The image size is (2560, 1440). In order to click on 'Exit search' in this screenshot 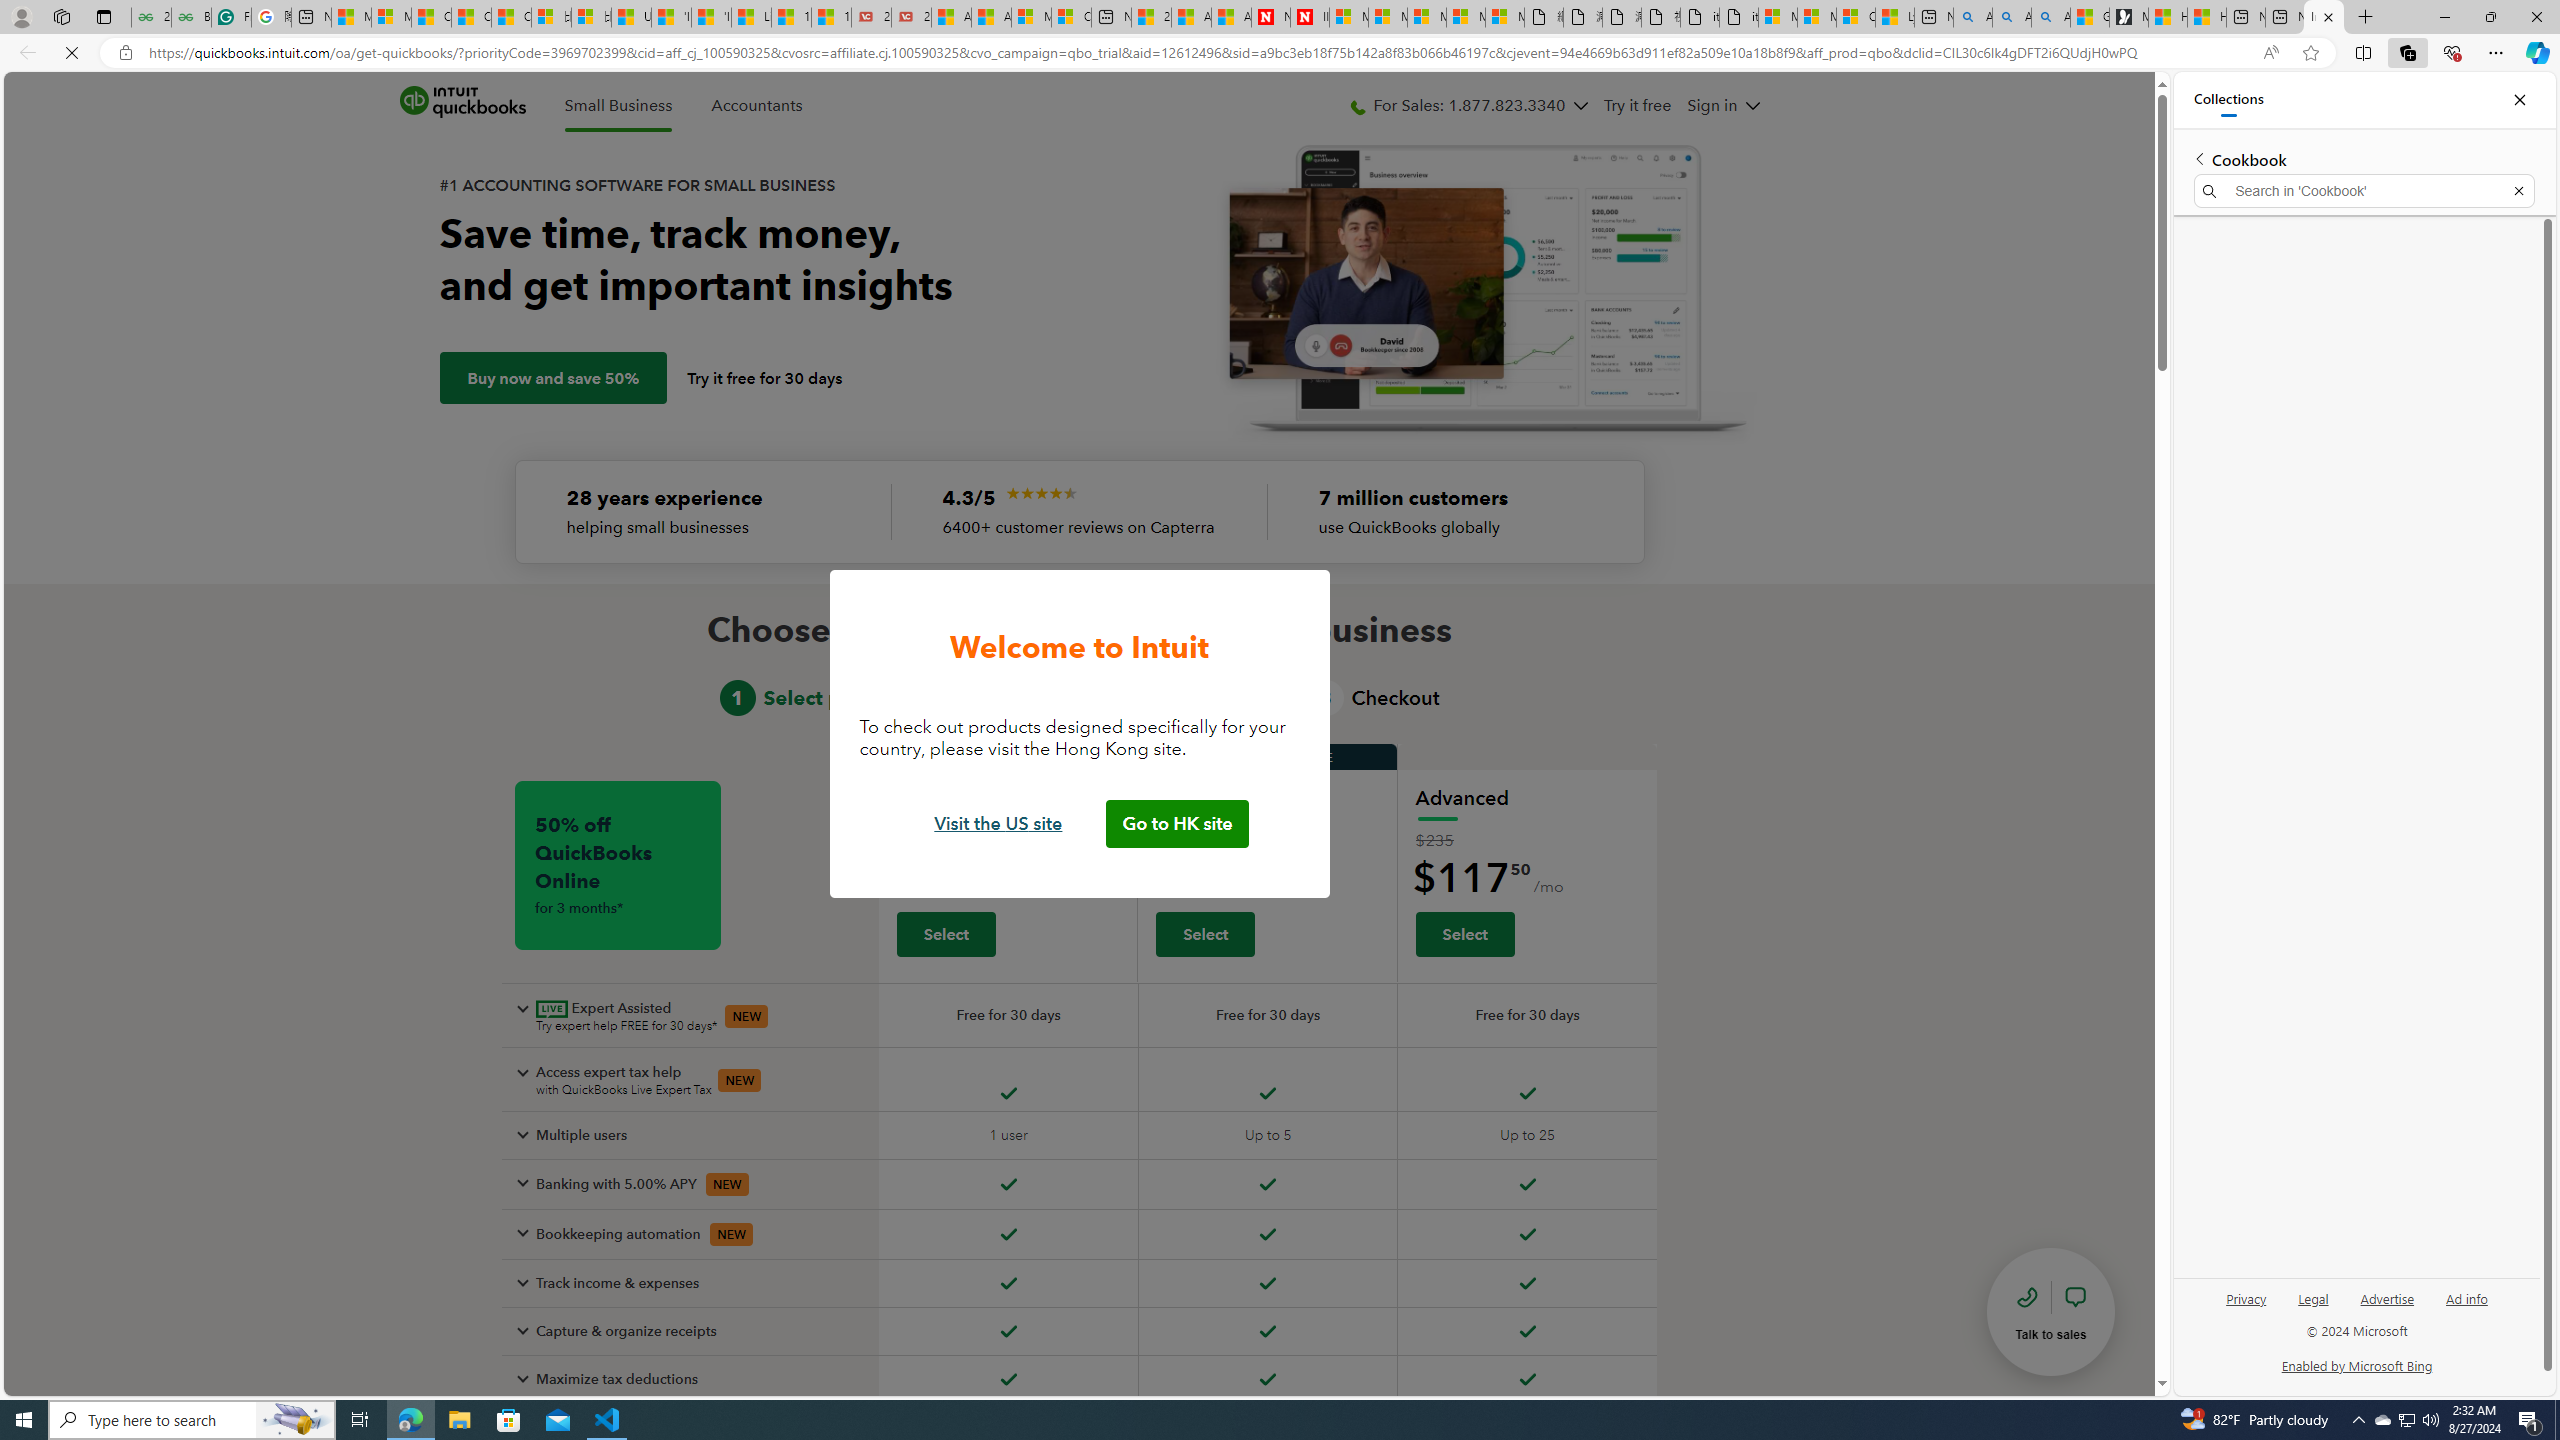, I will do `click(2519, 191)`.